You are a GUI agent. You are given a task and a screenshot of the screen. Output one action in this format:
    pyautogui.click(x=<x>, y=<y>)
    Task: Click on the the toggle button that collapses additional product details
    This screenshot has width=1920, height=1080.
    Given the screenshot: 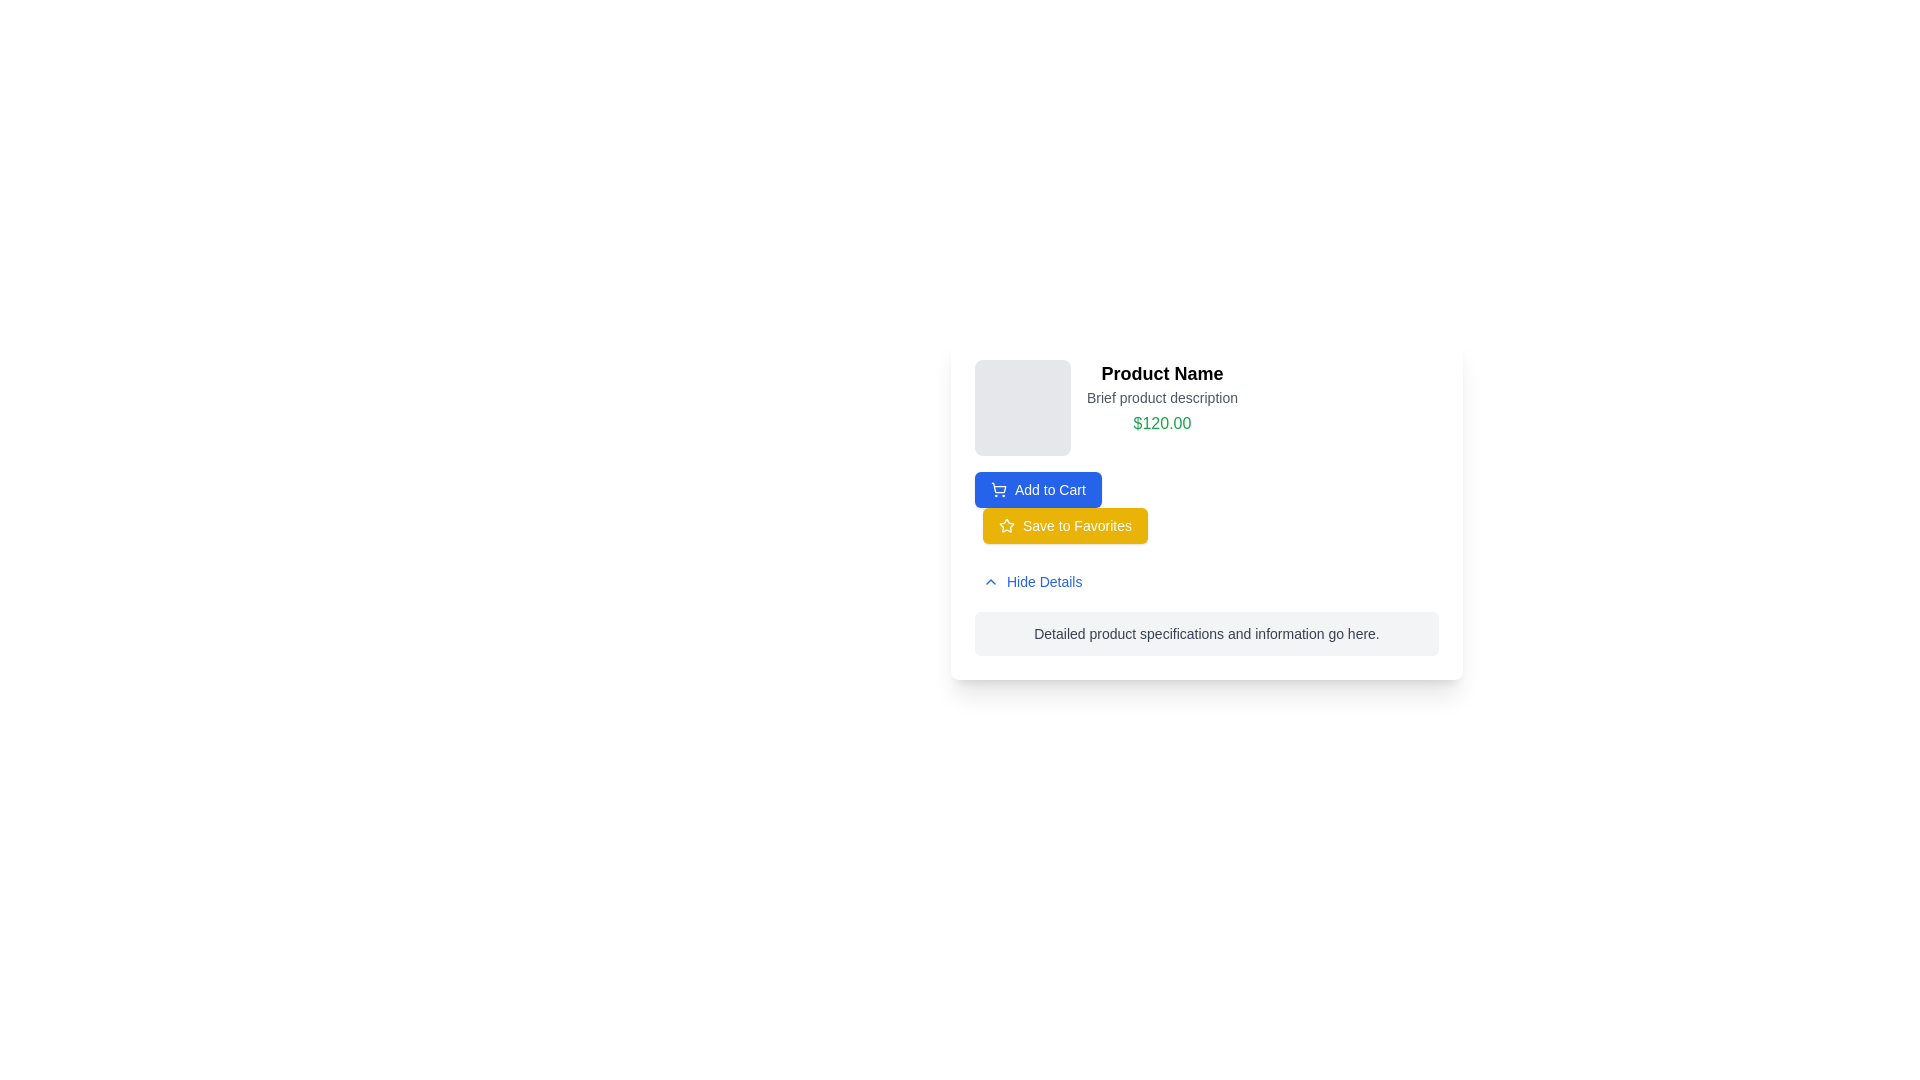 What is the action you would take?
    pyautogui.click(x=1032, y=582)
    